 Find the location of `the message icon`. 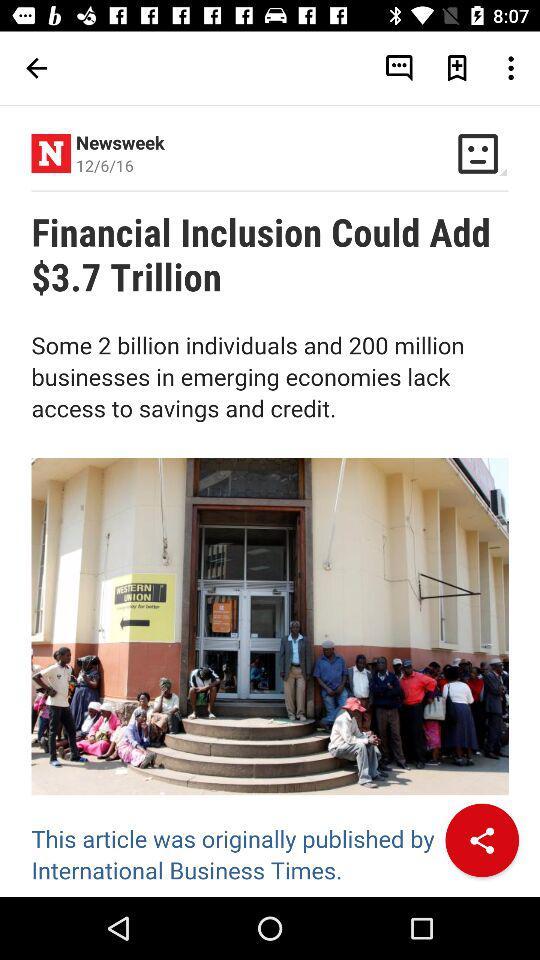

the message icon is located at coordinates (399, 68).